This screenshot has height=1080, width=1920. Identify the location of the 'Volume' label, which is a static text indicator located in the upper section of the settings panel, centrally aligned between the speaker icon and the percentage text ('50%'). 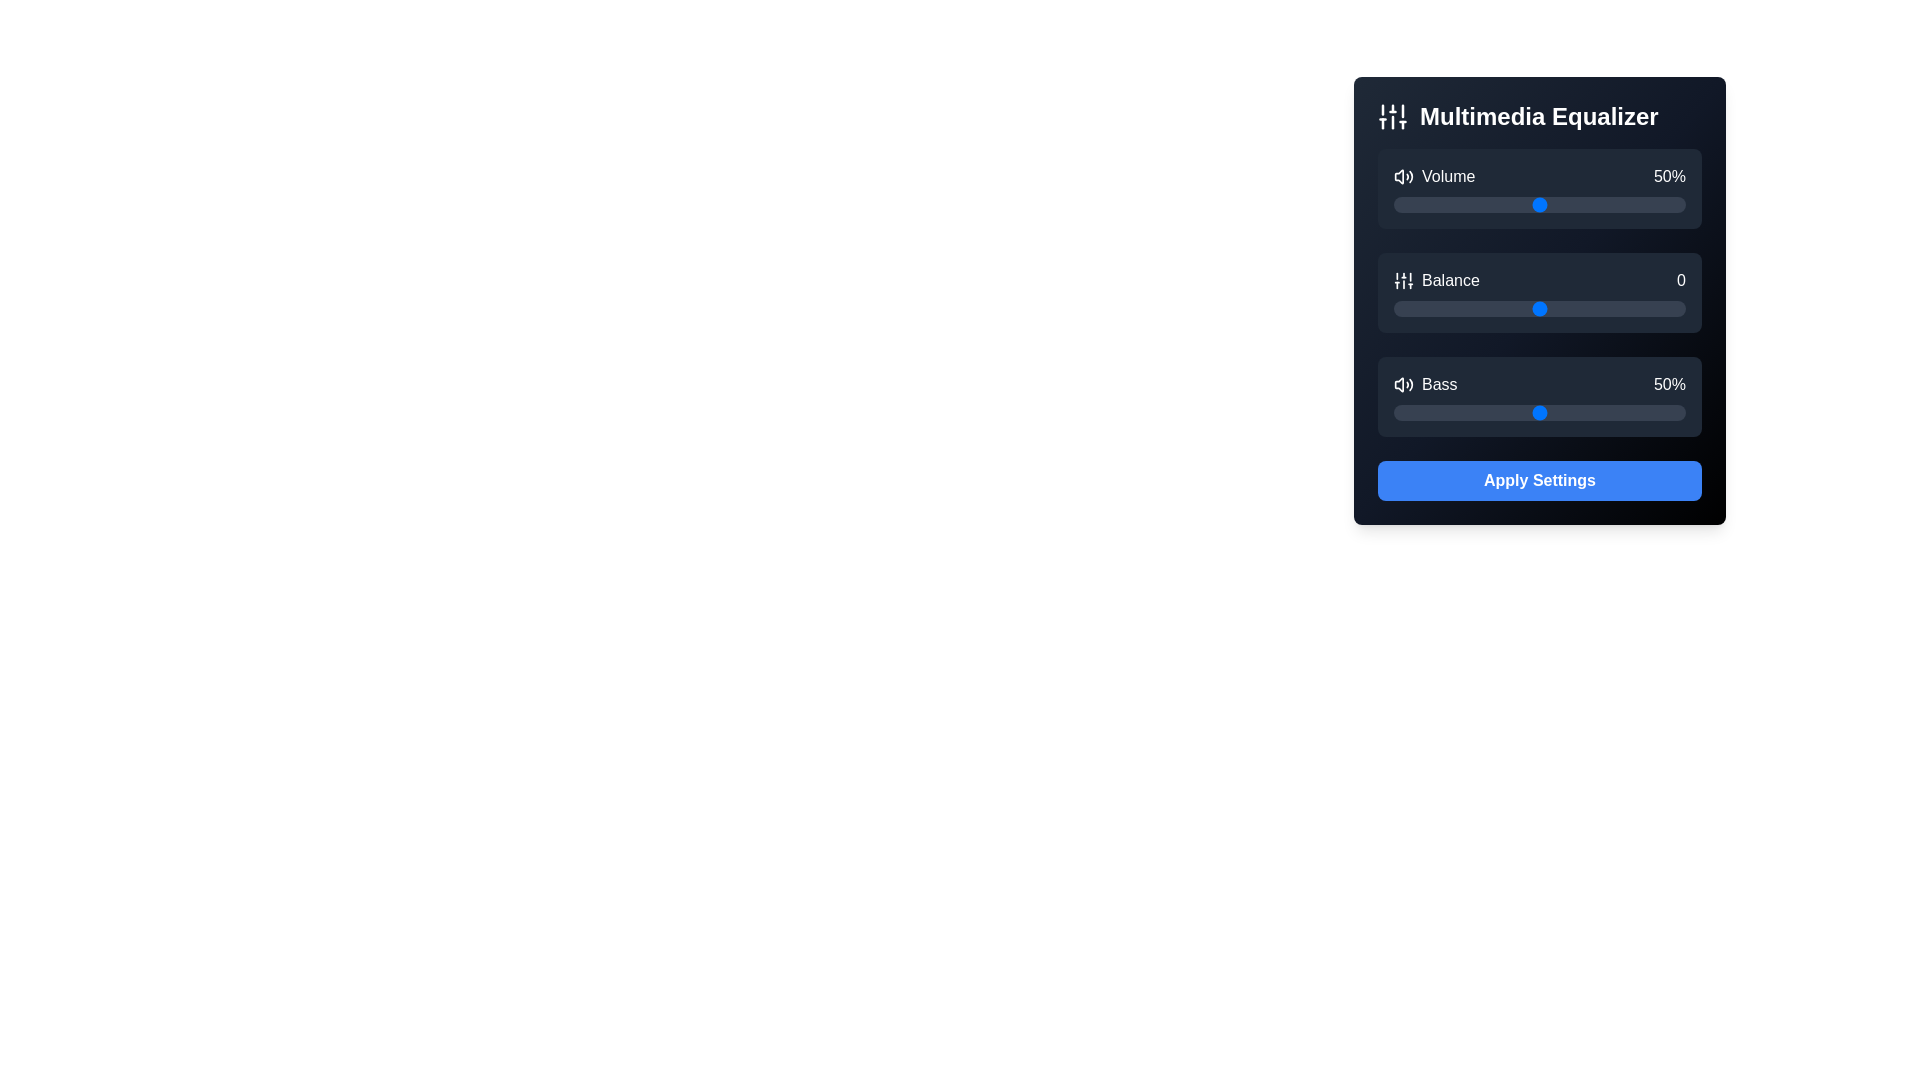
(1433, 176).